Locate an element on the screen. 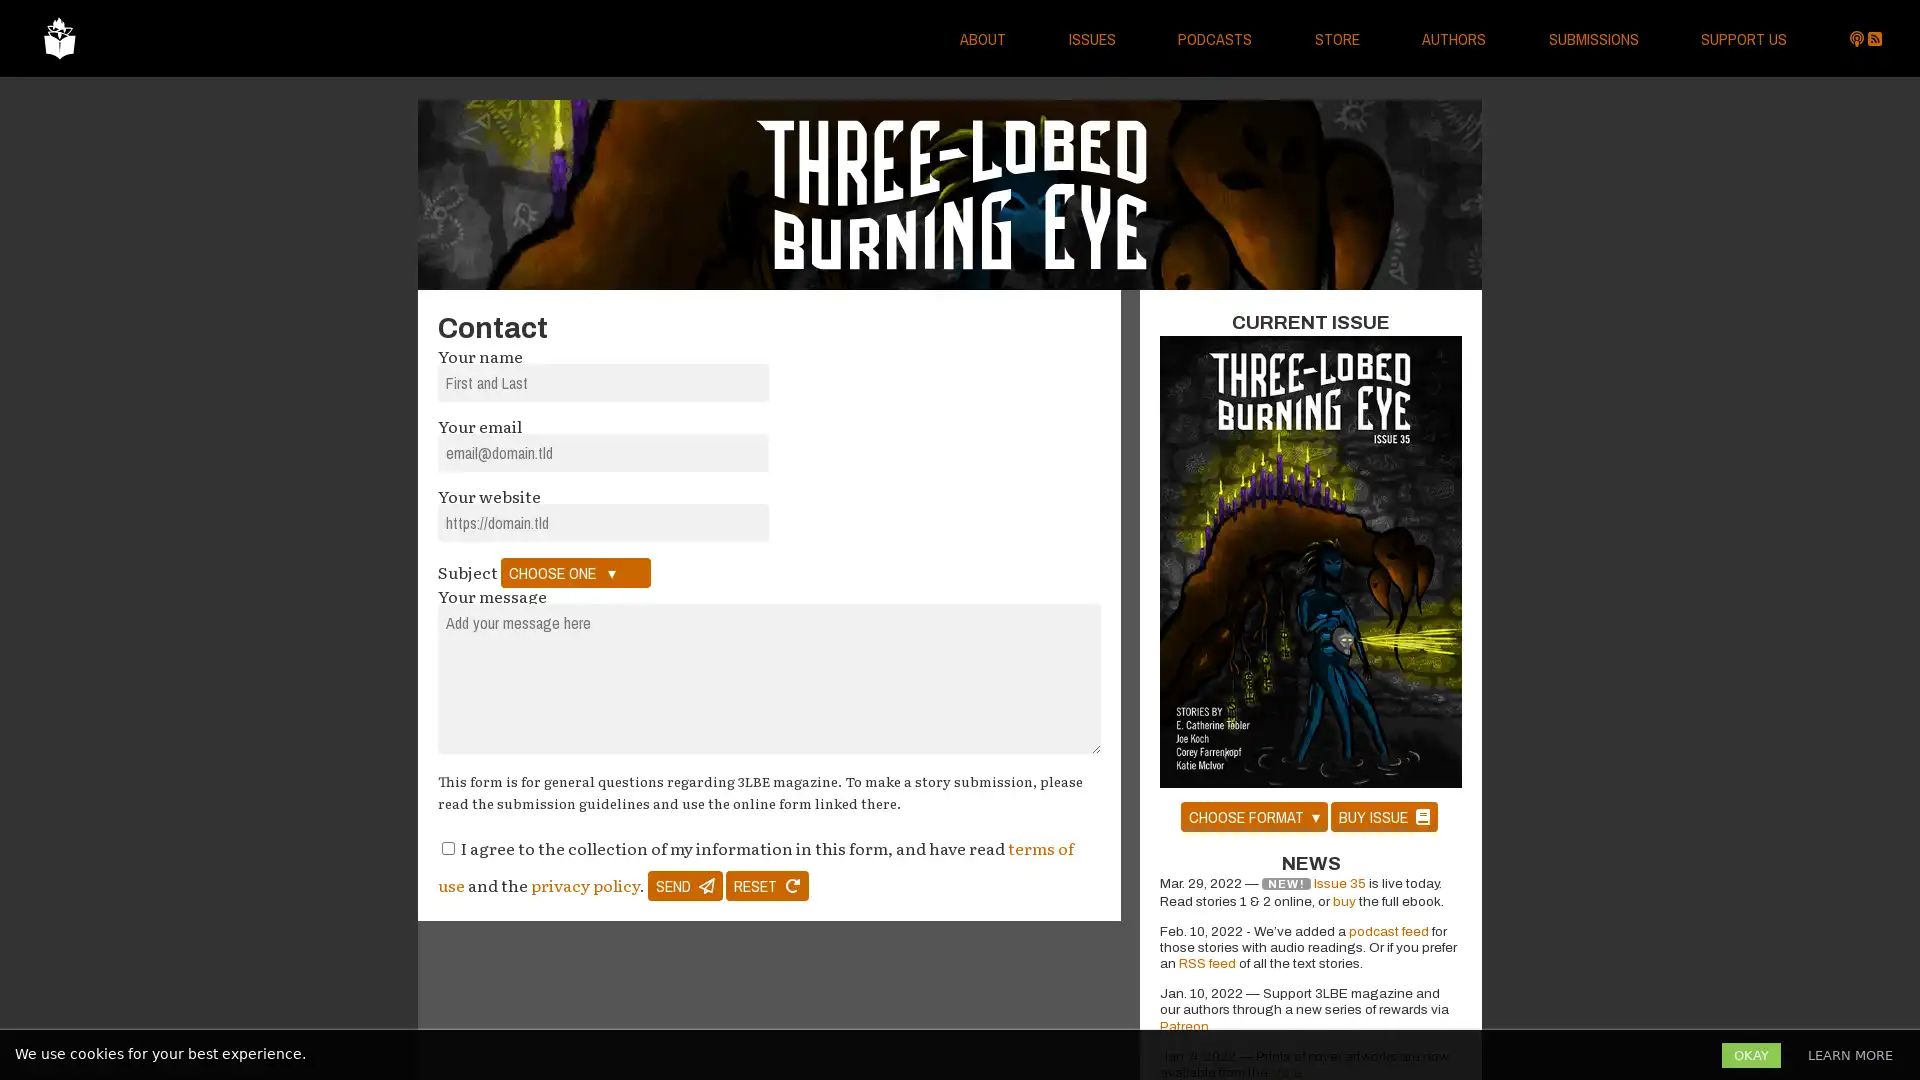  BUY ISSUE is located at coordinates (1382, 816).